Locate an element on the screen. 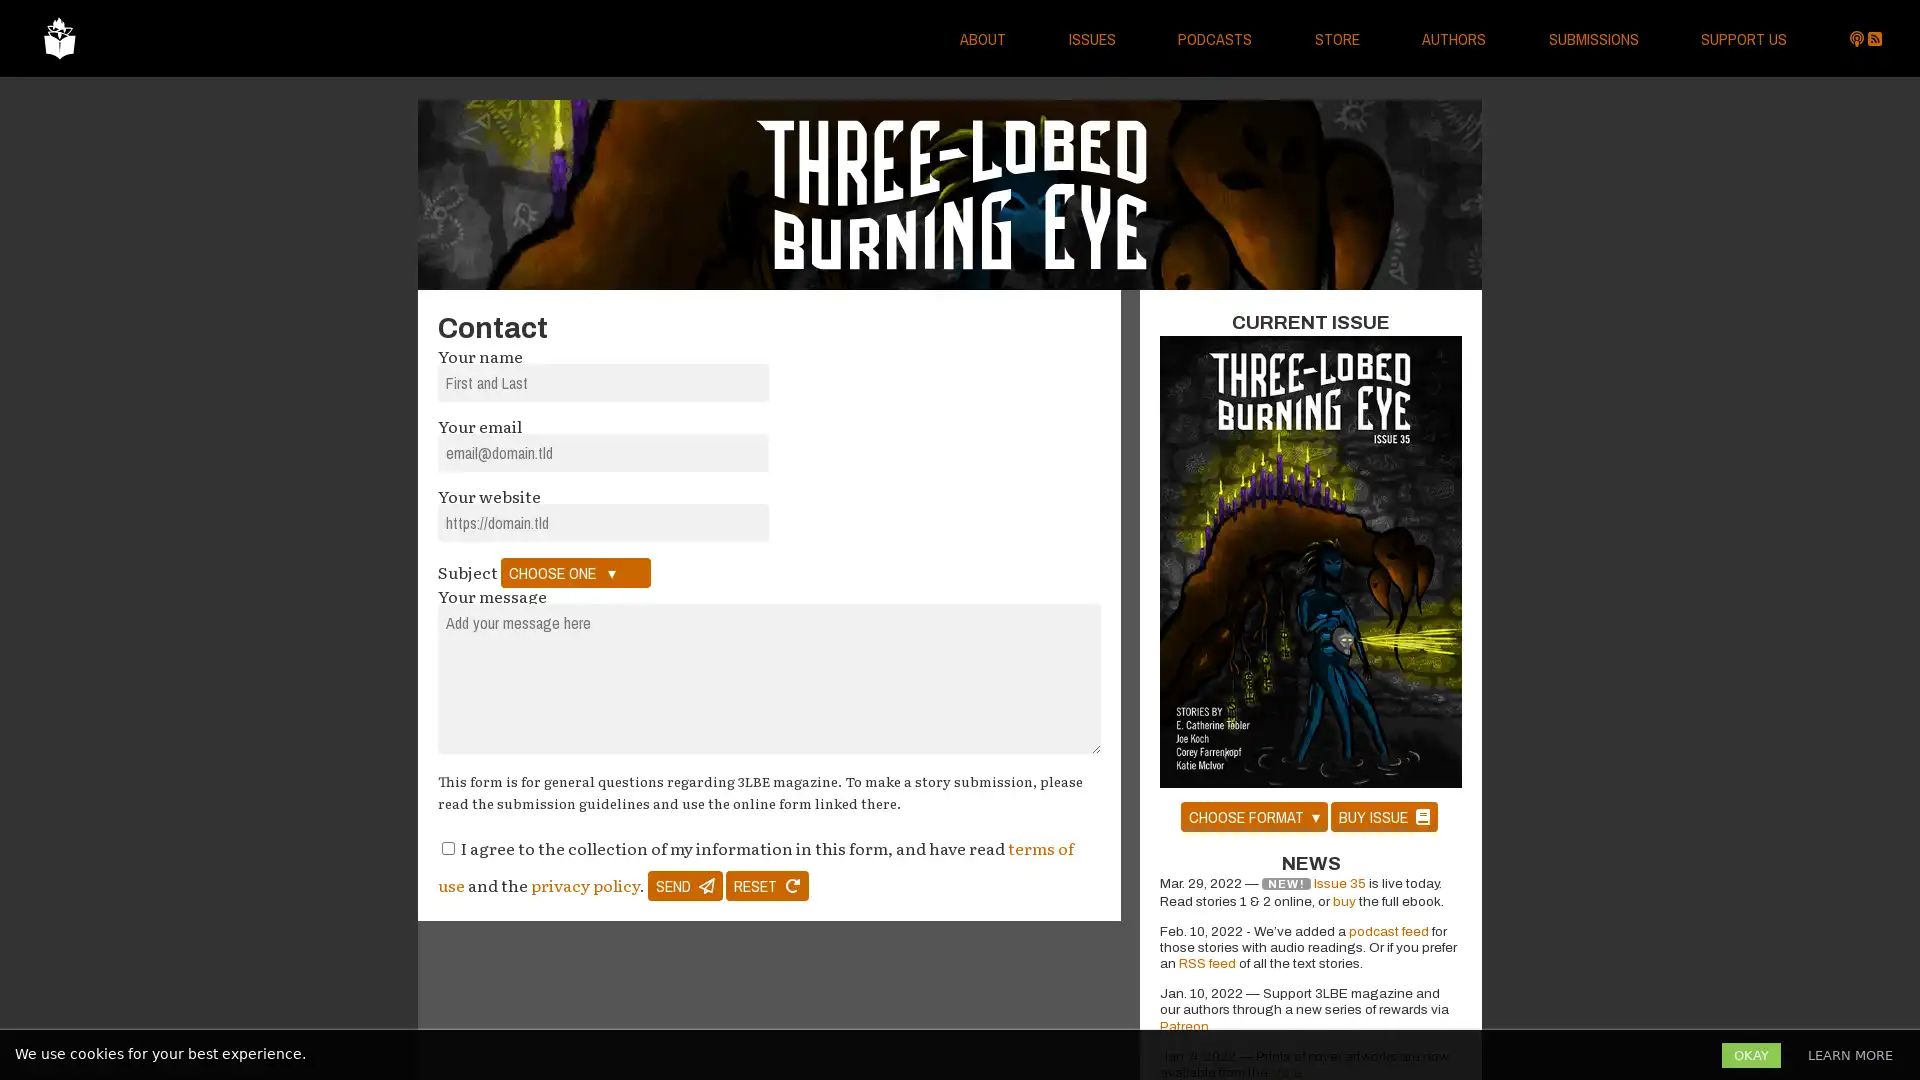  BUY ISSUE is located at coordinates (1382, 816).